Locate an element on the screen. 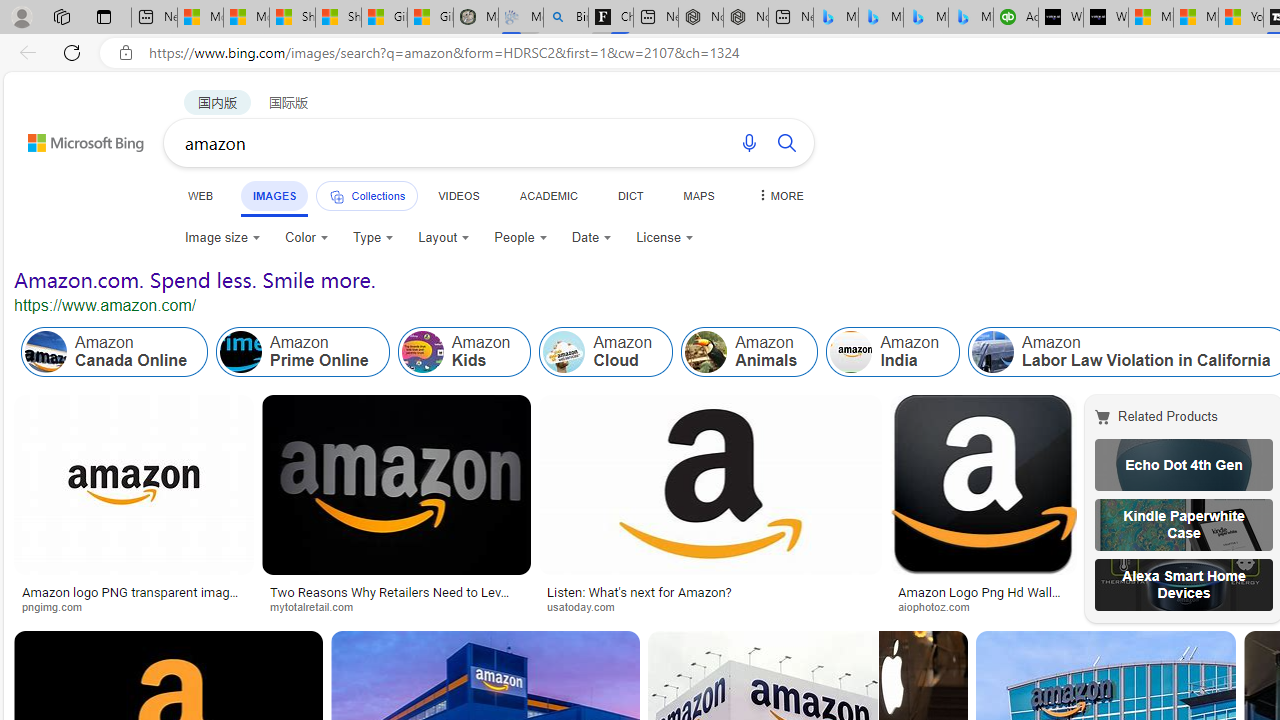  'Microsoft Bing Travel - Shangri-La Hotel Bangkok' is located at coordinates (970, 17).